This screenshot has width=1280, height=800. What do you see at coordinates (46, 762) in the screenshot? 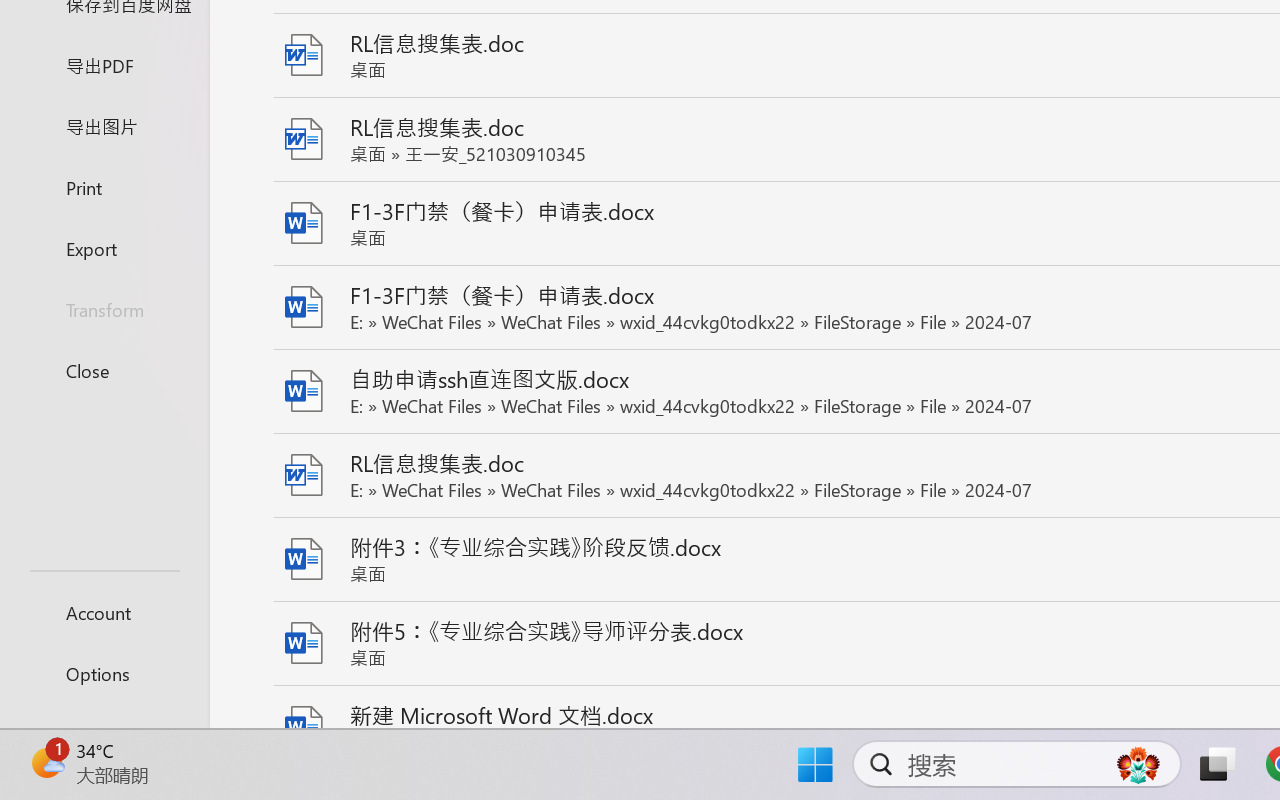
I see `'AutomationID: BadgeAnchorLargeTicker'` at bounding box center [46, 762].